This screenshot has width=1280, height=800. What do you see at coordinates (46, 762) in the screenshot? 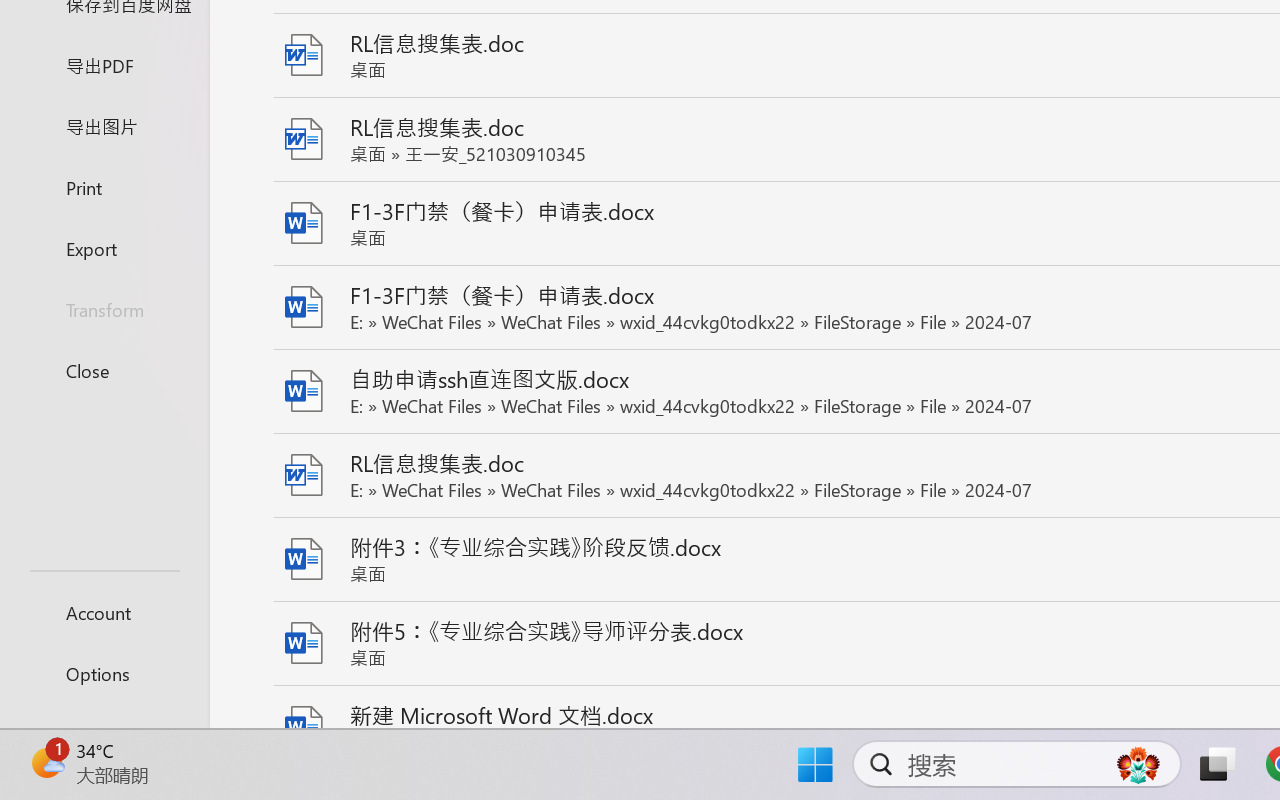
I see `'AutomationID: BadgeAnchorLargeTicker'` at bounding box center [46, 762].